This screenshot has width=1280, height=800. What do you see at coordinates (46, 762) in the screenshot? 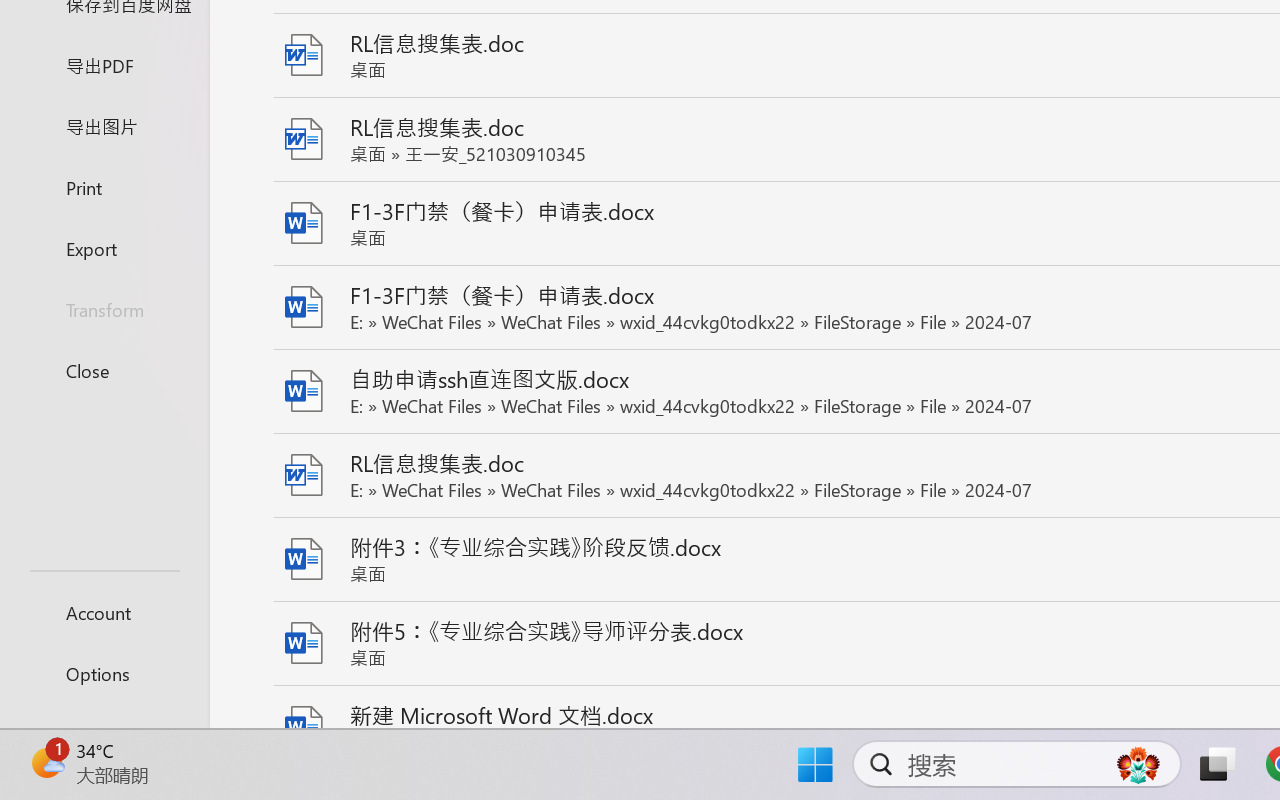
I see `'AutomationID: BadgeAnchorLargeTicker'` at bounding box center [46, 762].